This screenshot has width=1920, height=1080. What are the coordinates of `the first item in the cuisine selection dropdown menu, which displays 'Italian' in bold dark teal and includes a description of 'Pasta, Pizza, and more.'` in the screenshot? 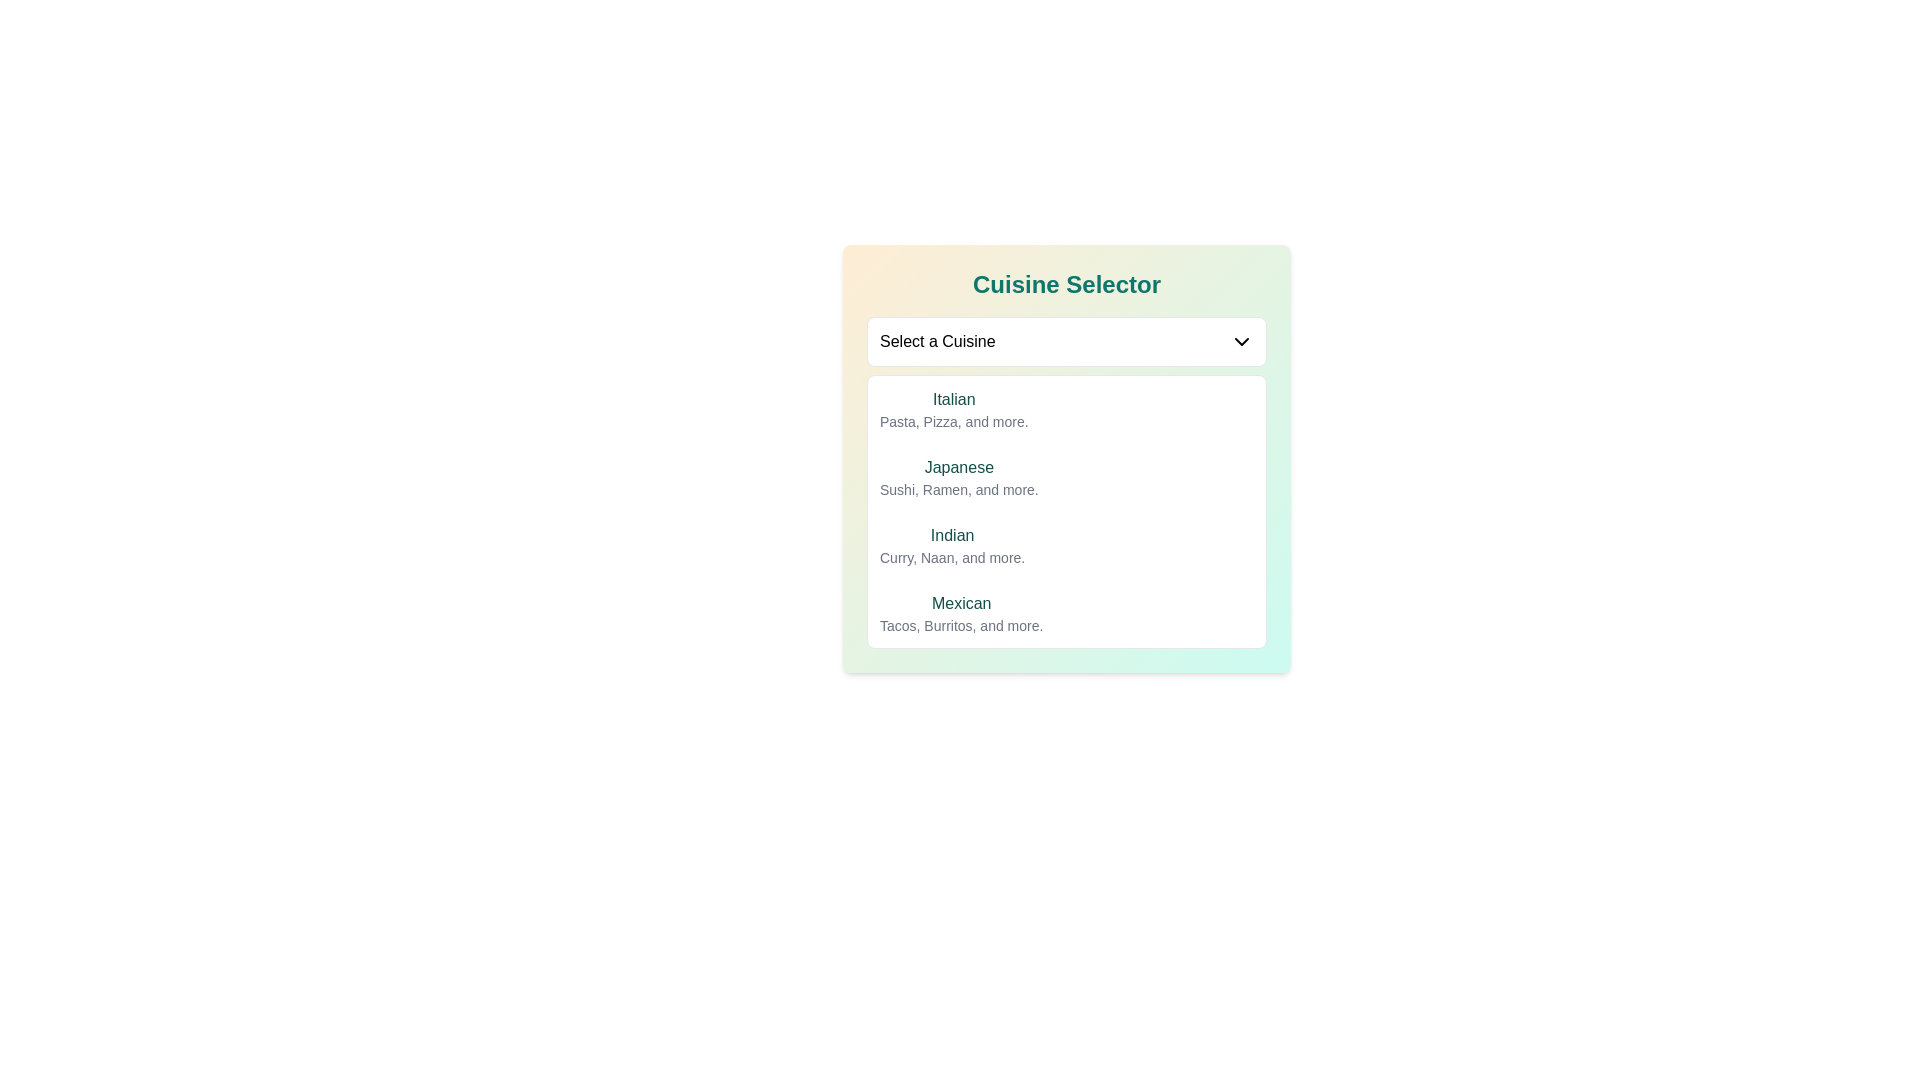 It's located at (953, 408).